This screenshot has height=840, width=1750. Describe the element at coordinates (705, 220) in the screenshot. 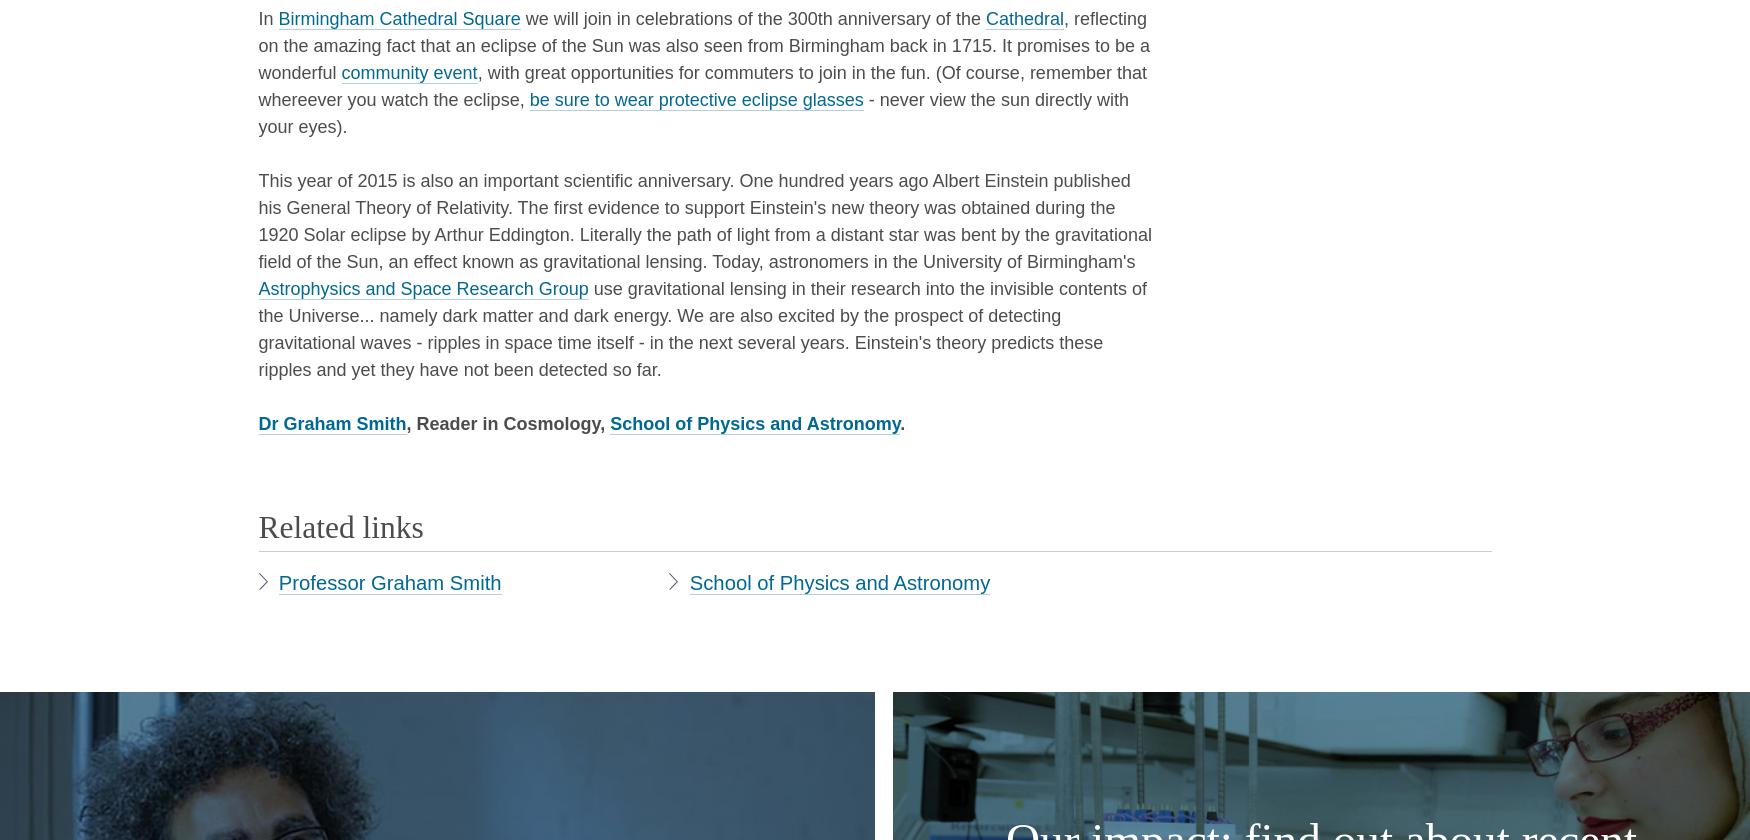

I see `'This year of 2015 is also an important scientific anniversary. One hundred years ago Albert Einstein published his General Theory of Relativity. The first evidence to support Einstein's new theory was obtained during the 1920 Solar eclipse by Arthur Eddington. Literally the path of light from a distant star was bent by the gravitational field of the Sun, an effect known as gravitational lensing. Today, astronomers in the University of Birmingham's'` at that location.